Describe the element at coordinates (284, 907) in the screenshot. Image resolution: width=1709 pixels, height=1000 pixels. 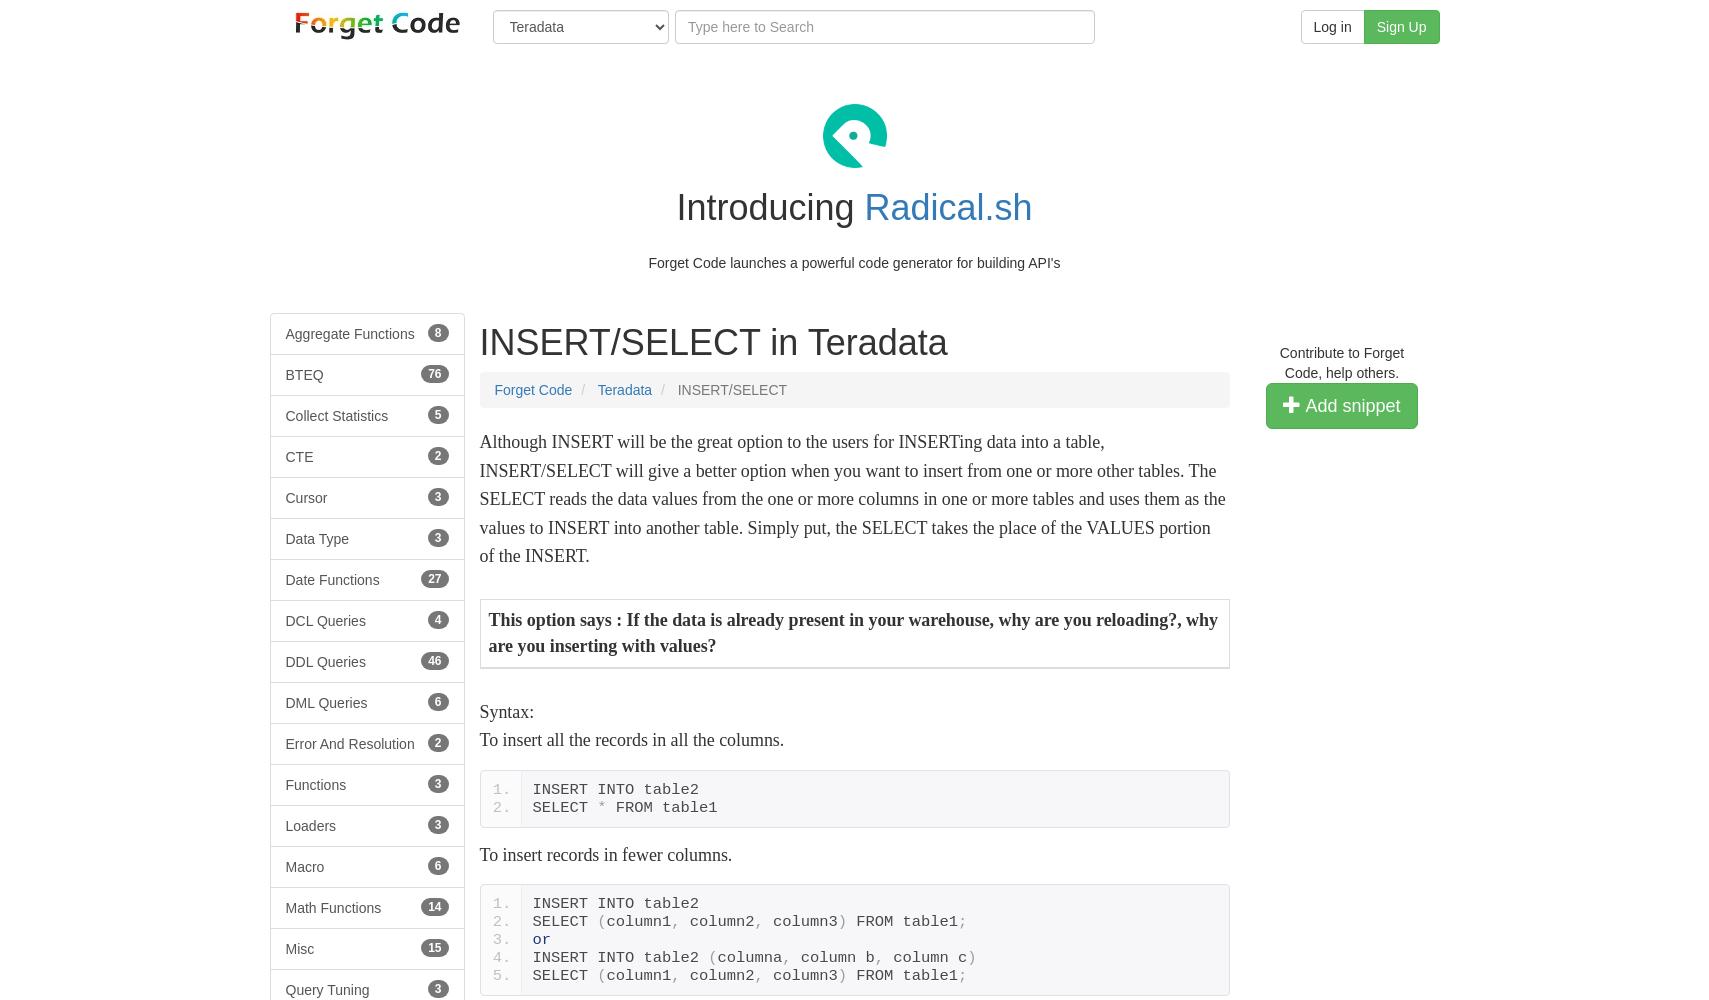
I see `'Math Functions'` at that location.